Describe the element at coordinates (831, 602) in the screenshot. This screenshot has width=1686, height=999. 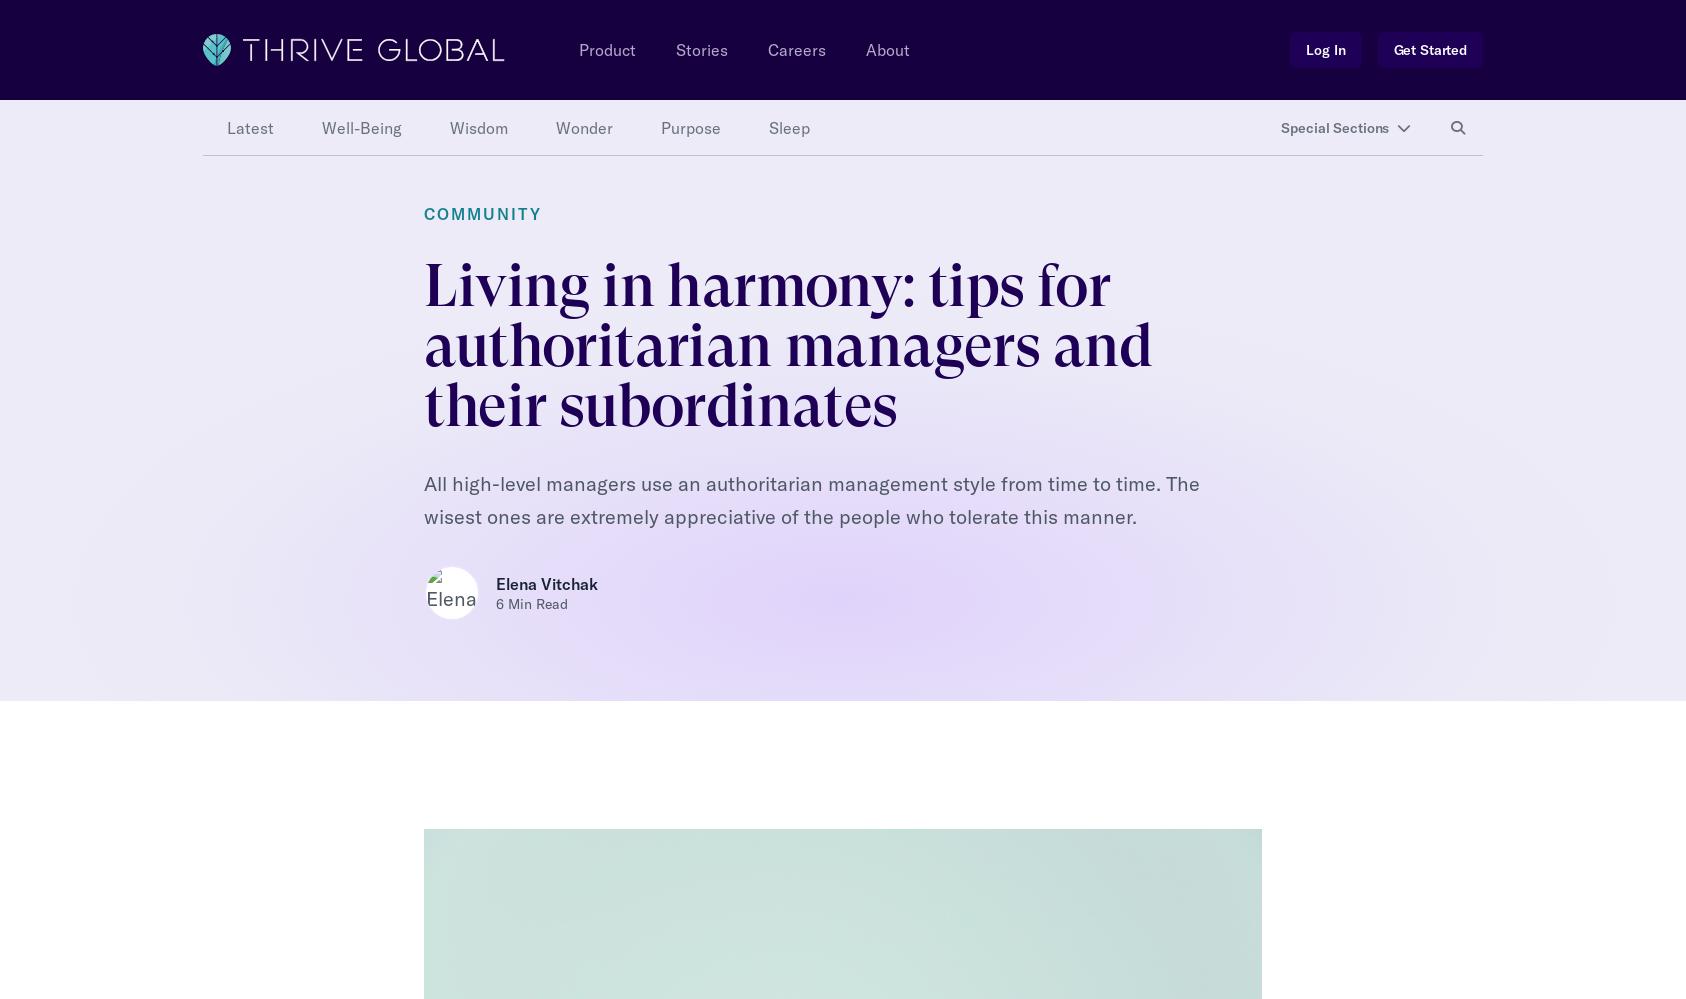
I see `'Additionally, it’s important to come to an agreement on a “psychological contract” with your manager that covers who is responsible for what and has final say in certain areas.'` at that location.